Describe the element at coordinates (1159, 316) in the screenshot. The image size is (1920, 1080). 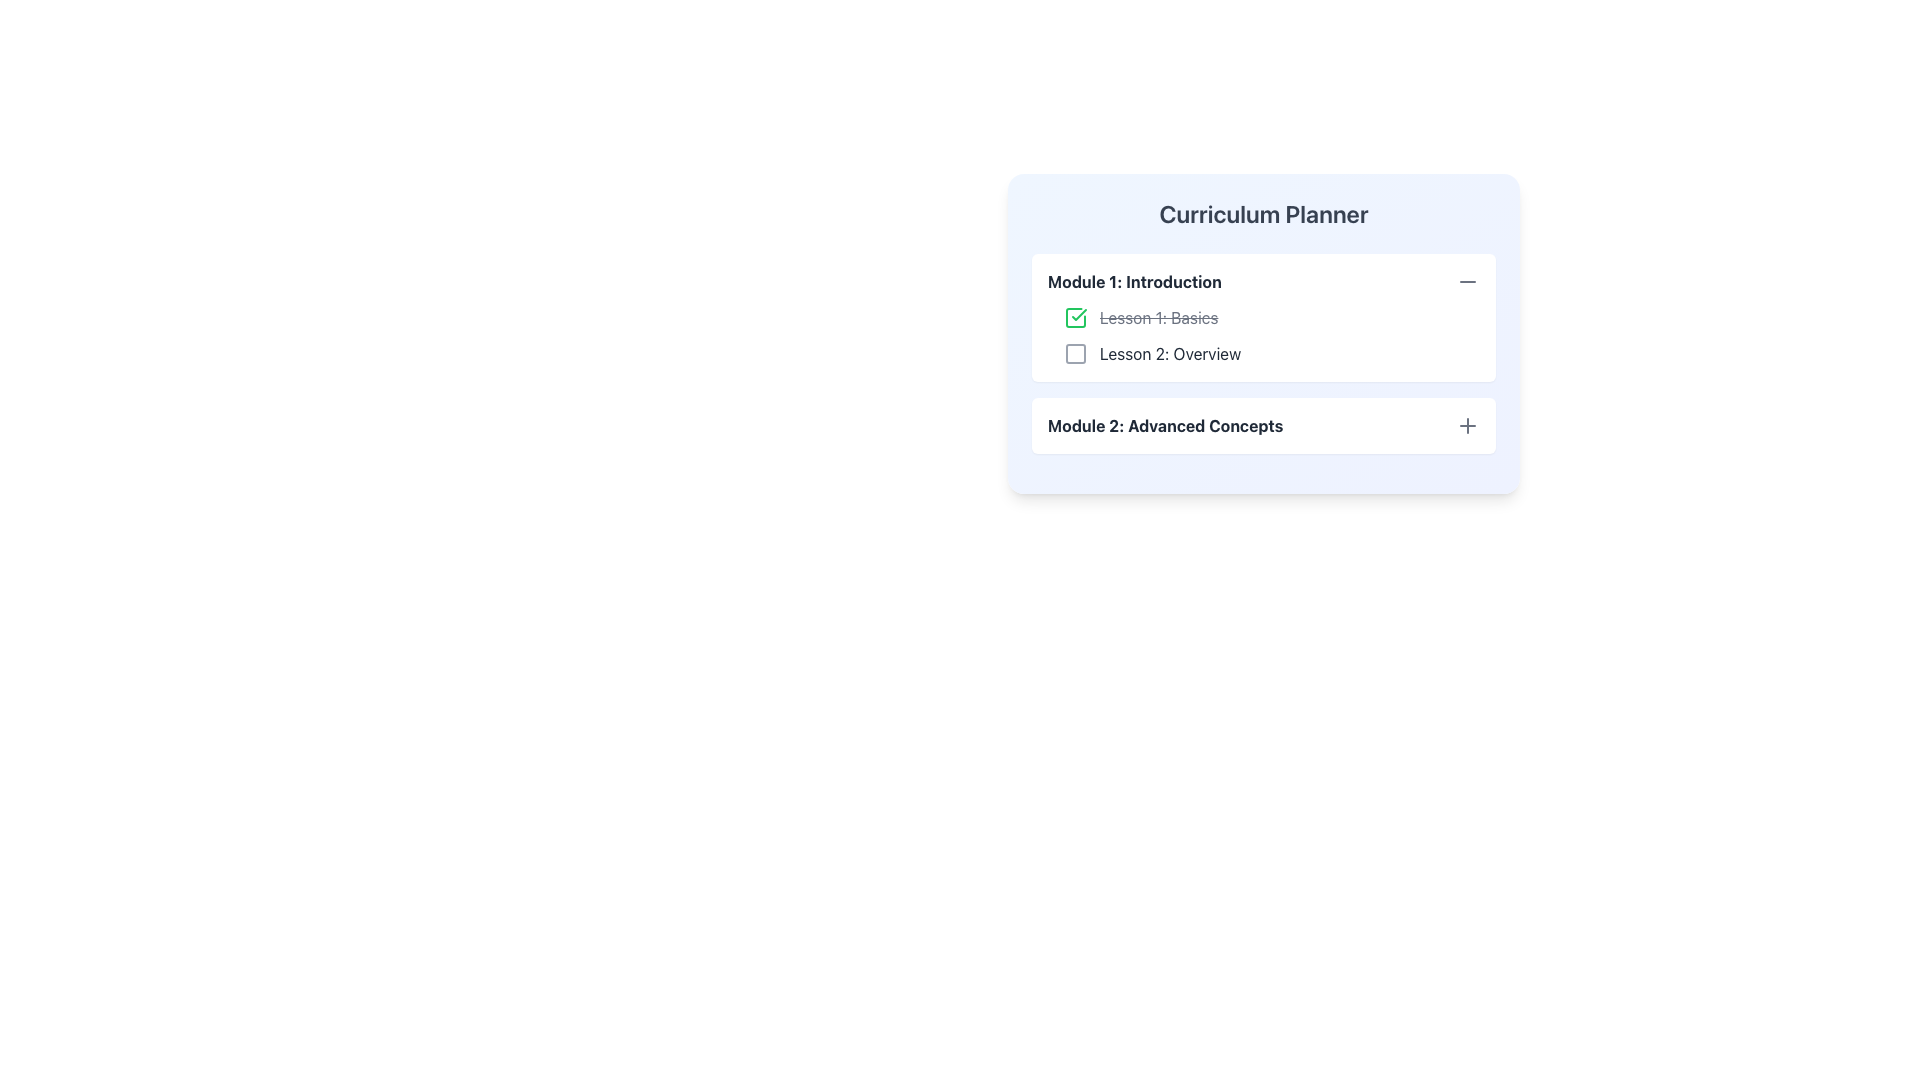
I see `the completed lesson title text in the Curriculum Planner module, located under 'Module 1: Introduction', positioned to the right of the green checkmark icon` at that location.